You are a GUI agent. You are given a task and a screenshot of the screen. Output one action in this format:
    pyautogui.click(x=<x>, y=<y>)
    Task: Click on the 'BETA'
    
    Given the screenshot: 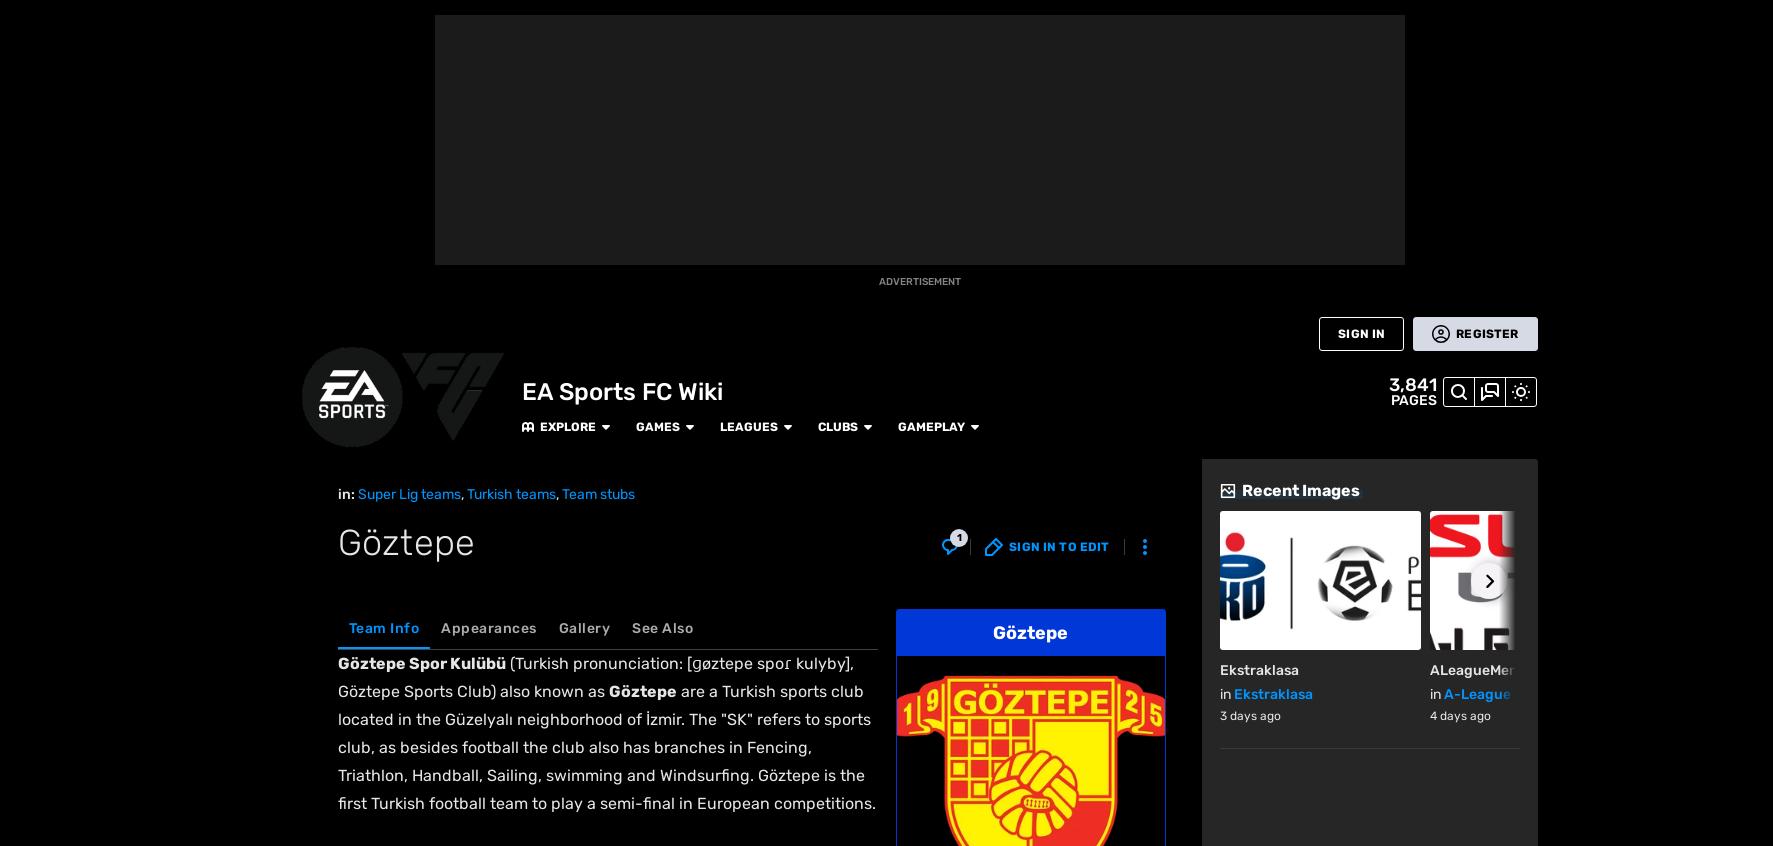 What is the action you would take?
    pyautogui.click(x=31, y=214)
    